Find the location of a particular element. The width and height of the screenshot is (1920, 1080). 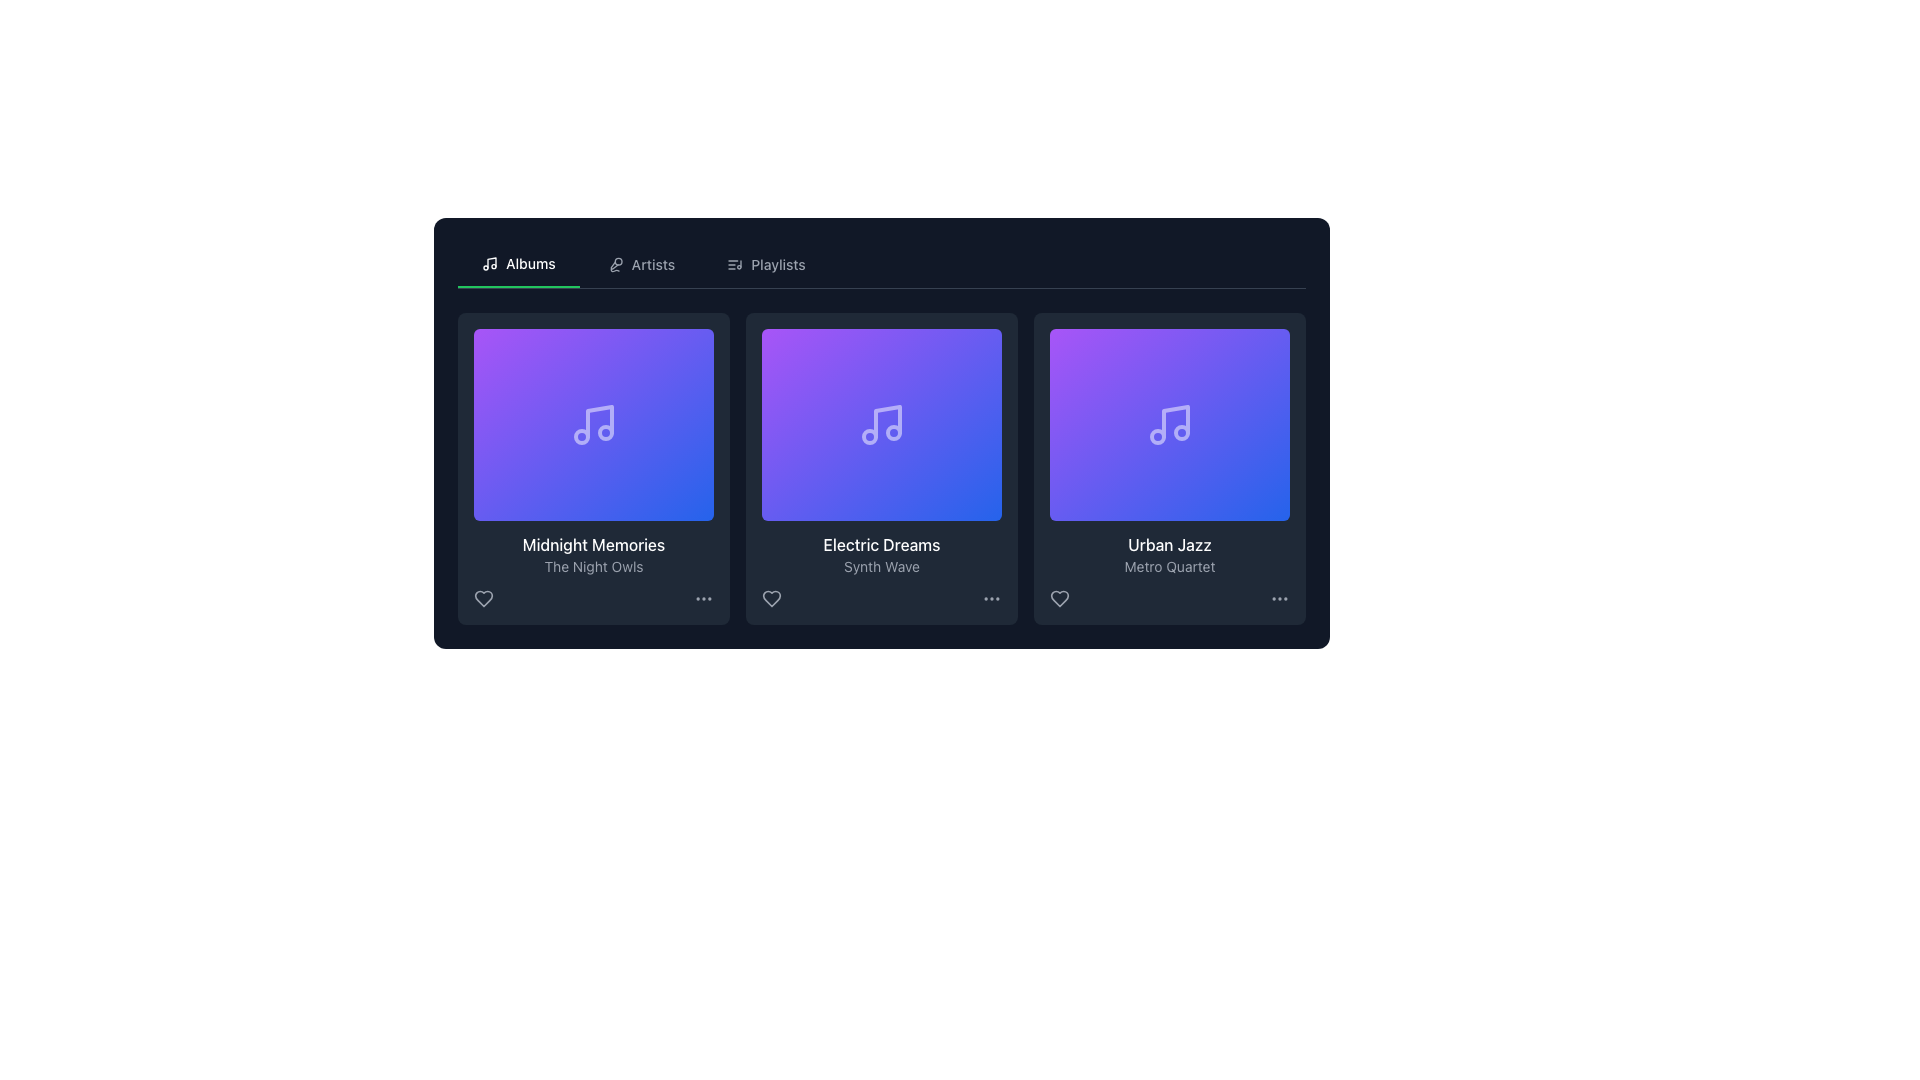

the first interactive card representing an album or collection is located at coordinates (593, 469).